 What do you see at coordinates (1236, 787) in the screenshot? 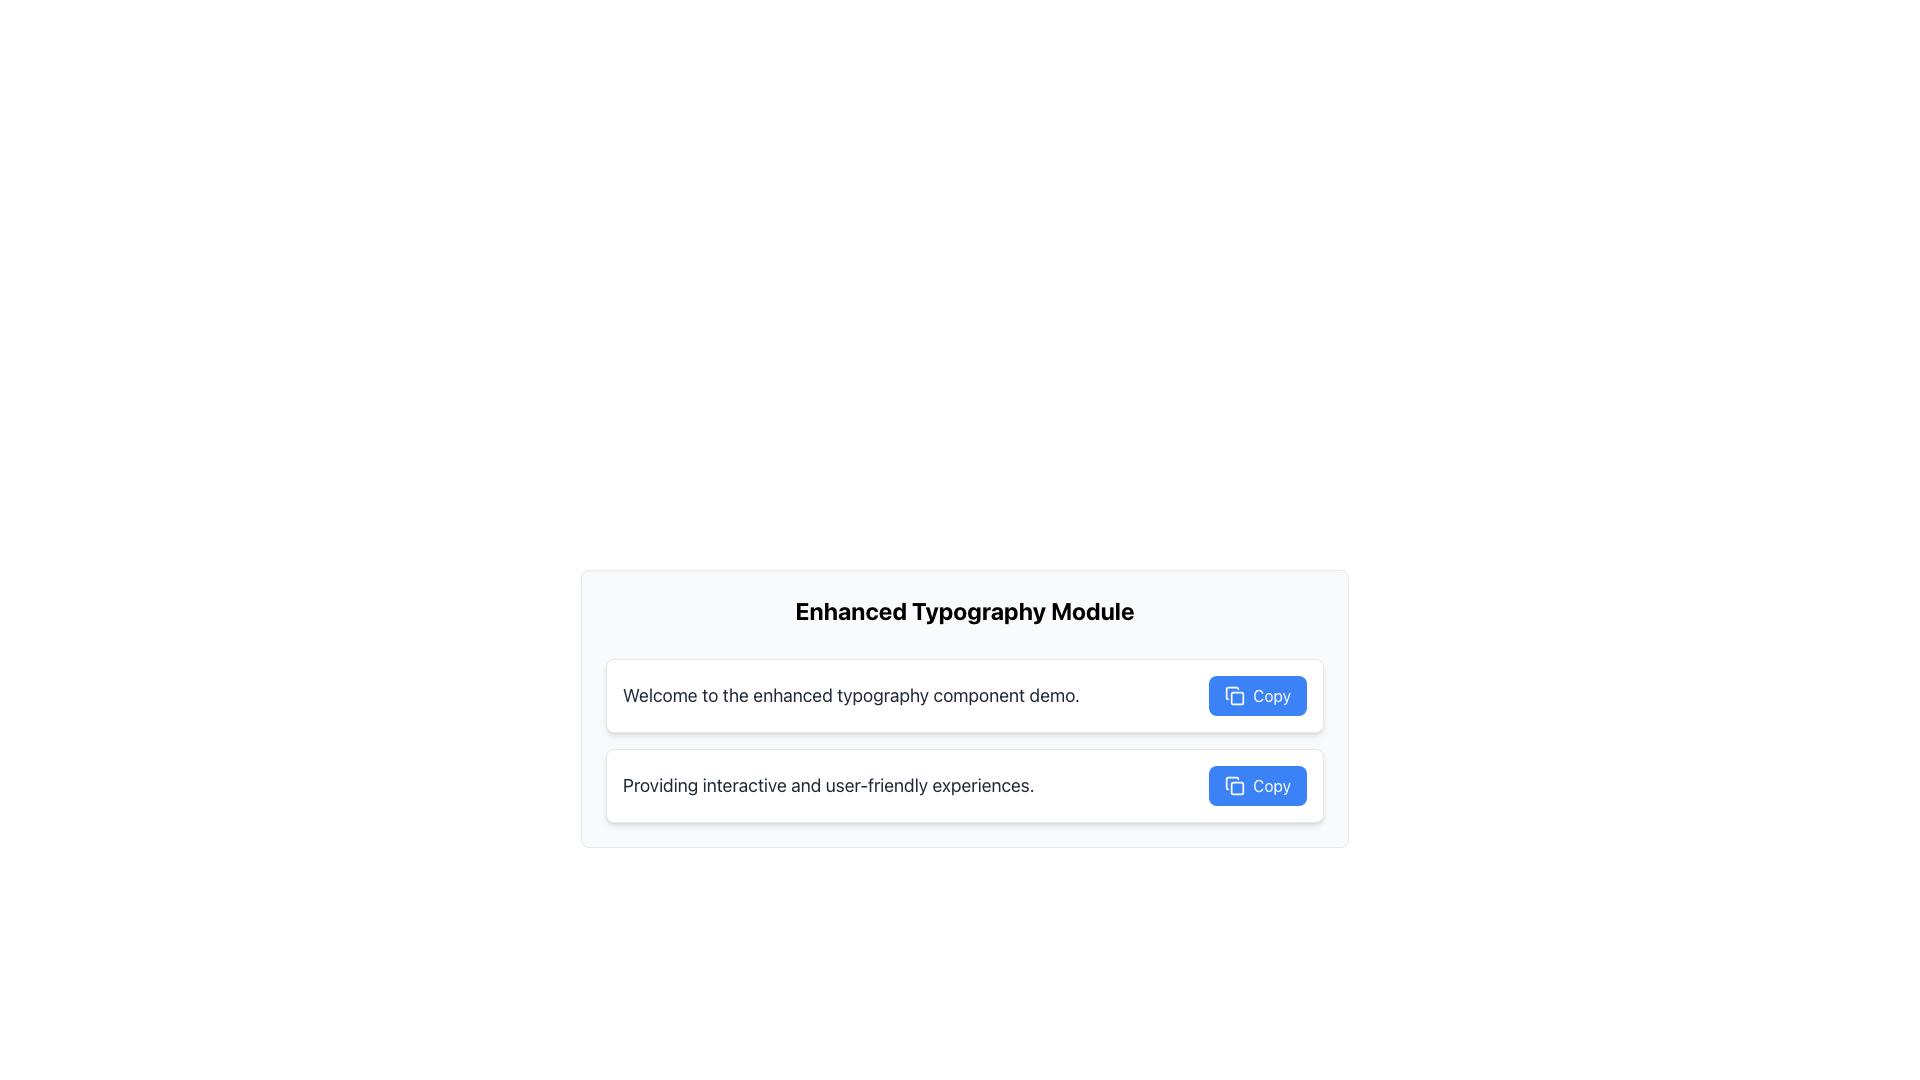
I see `the inner rectangular component of the 'Copy' button's icon, which is positioned next to the second text line in the interface` at bounding box center [1236, 787].